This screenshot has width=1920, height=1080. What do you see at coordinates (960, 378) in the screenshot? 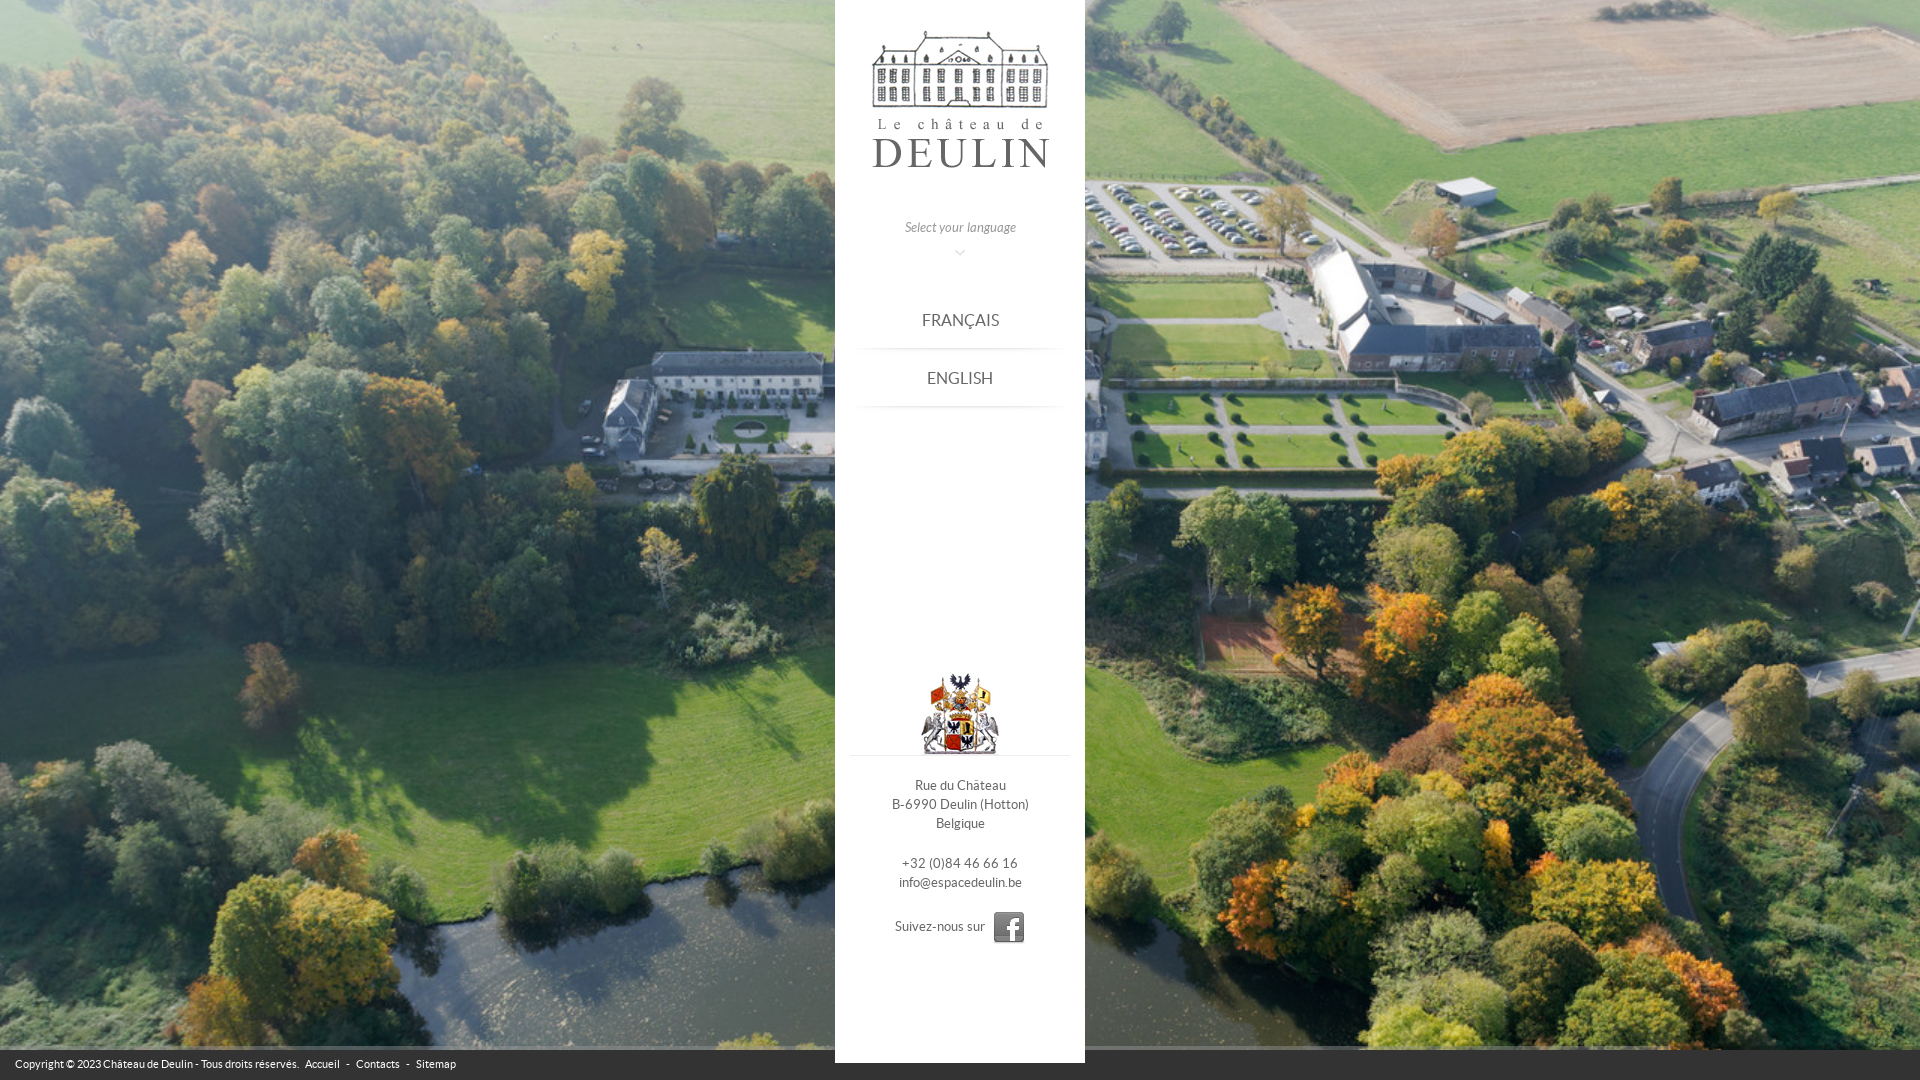
I see `'ENGLISH'` at bounding box center [960, 378].